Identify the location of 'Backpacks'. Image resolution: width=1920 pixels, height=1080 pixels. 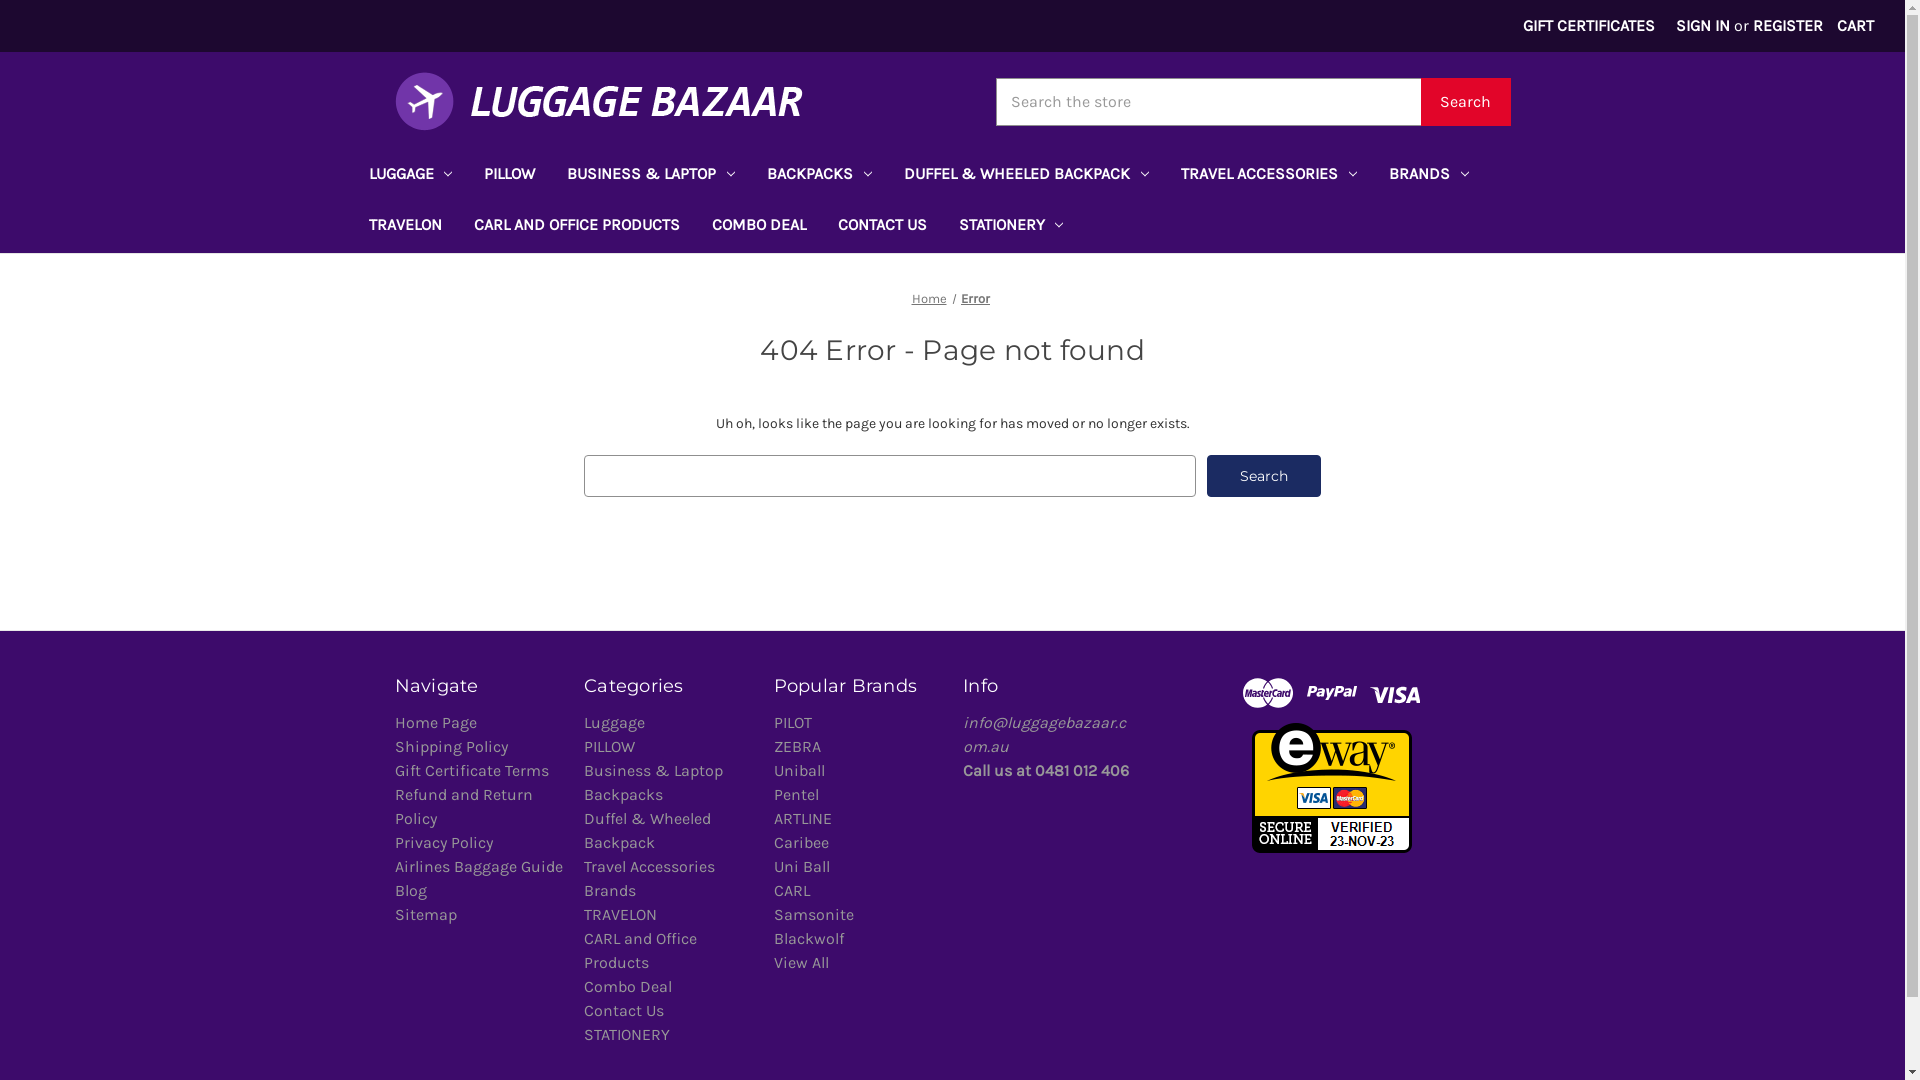
(622, 793).